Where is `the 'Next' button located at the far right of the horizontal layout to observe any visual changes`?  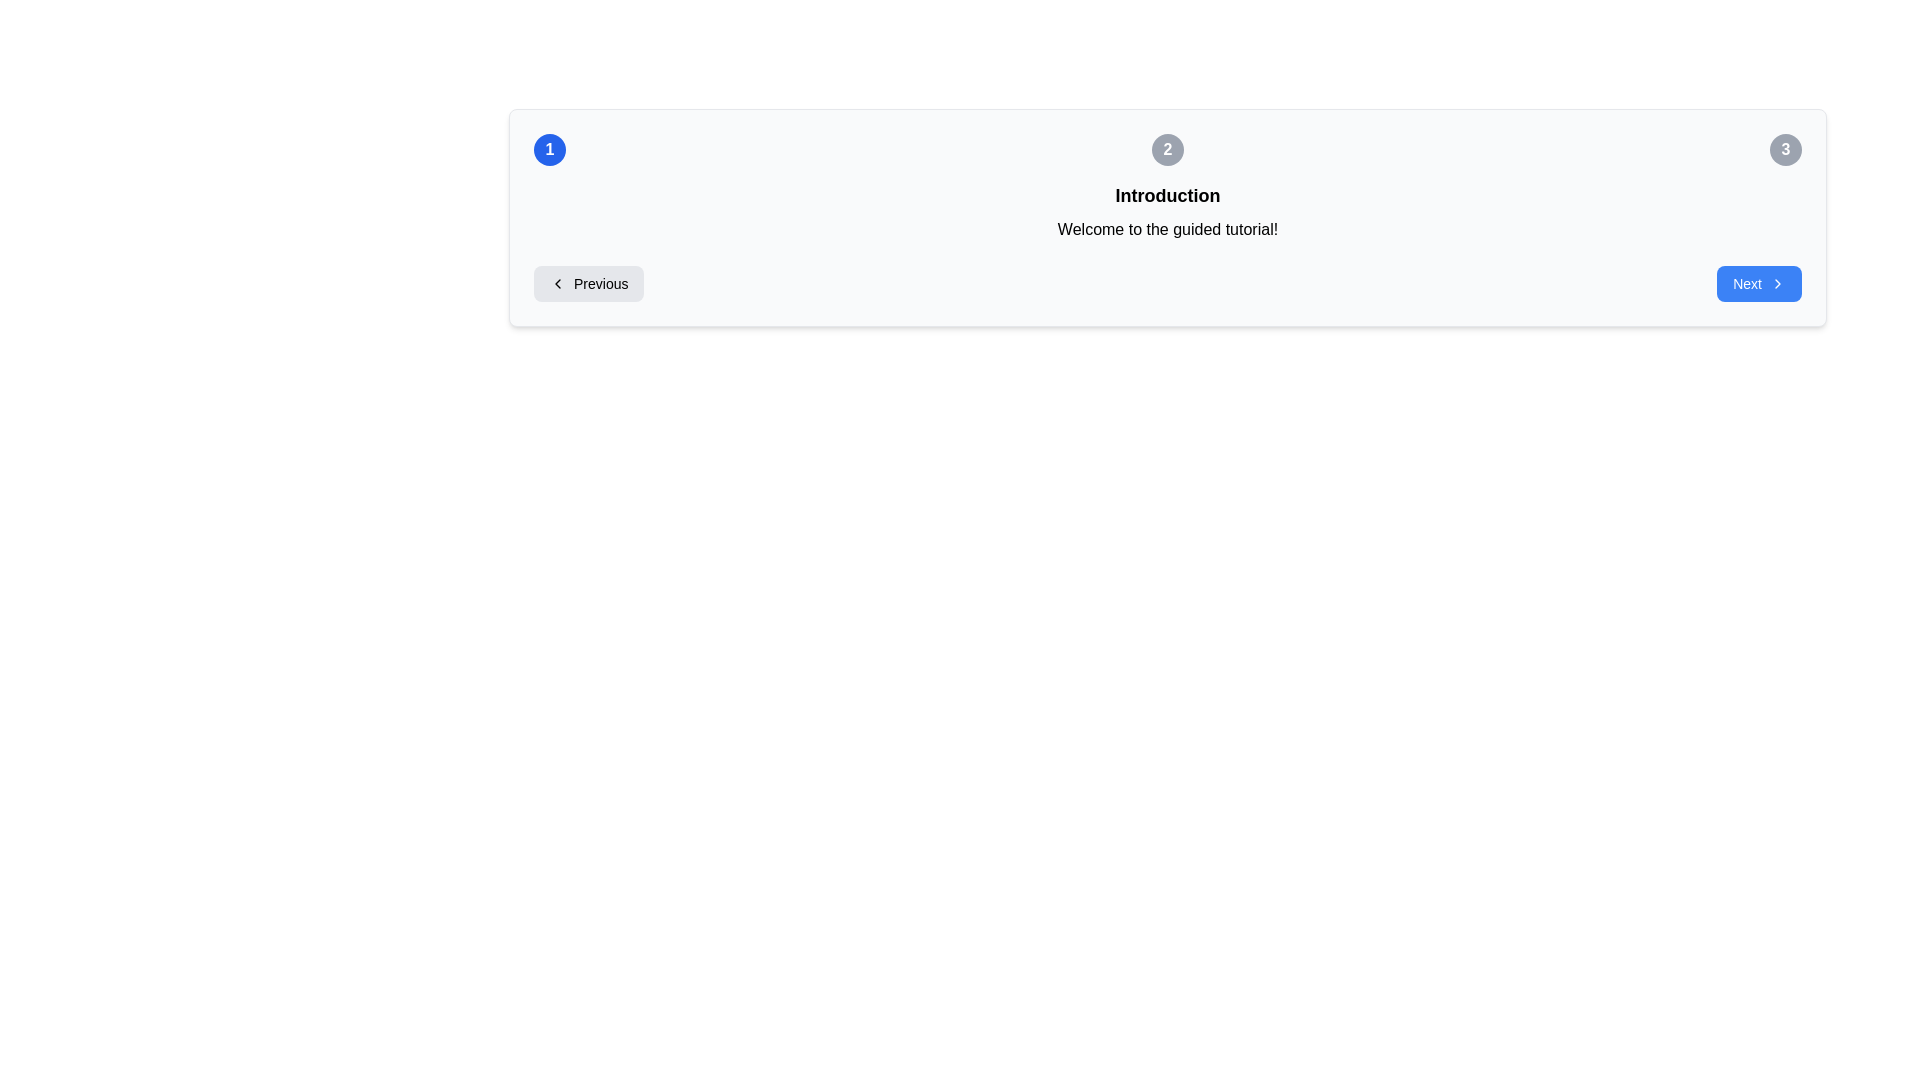
the 'Next' button located at the far right of the horizontal layout to observe any visual changes is located at coordinates (1758, 284).